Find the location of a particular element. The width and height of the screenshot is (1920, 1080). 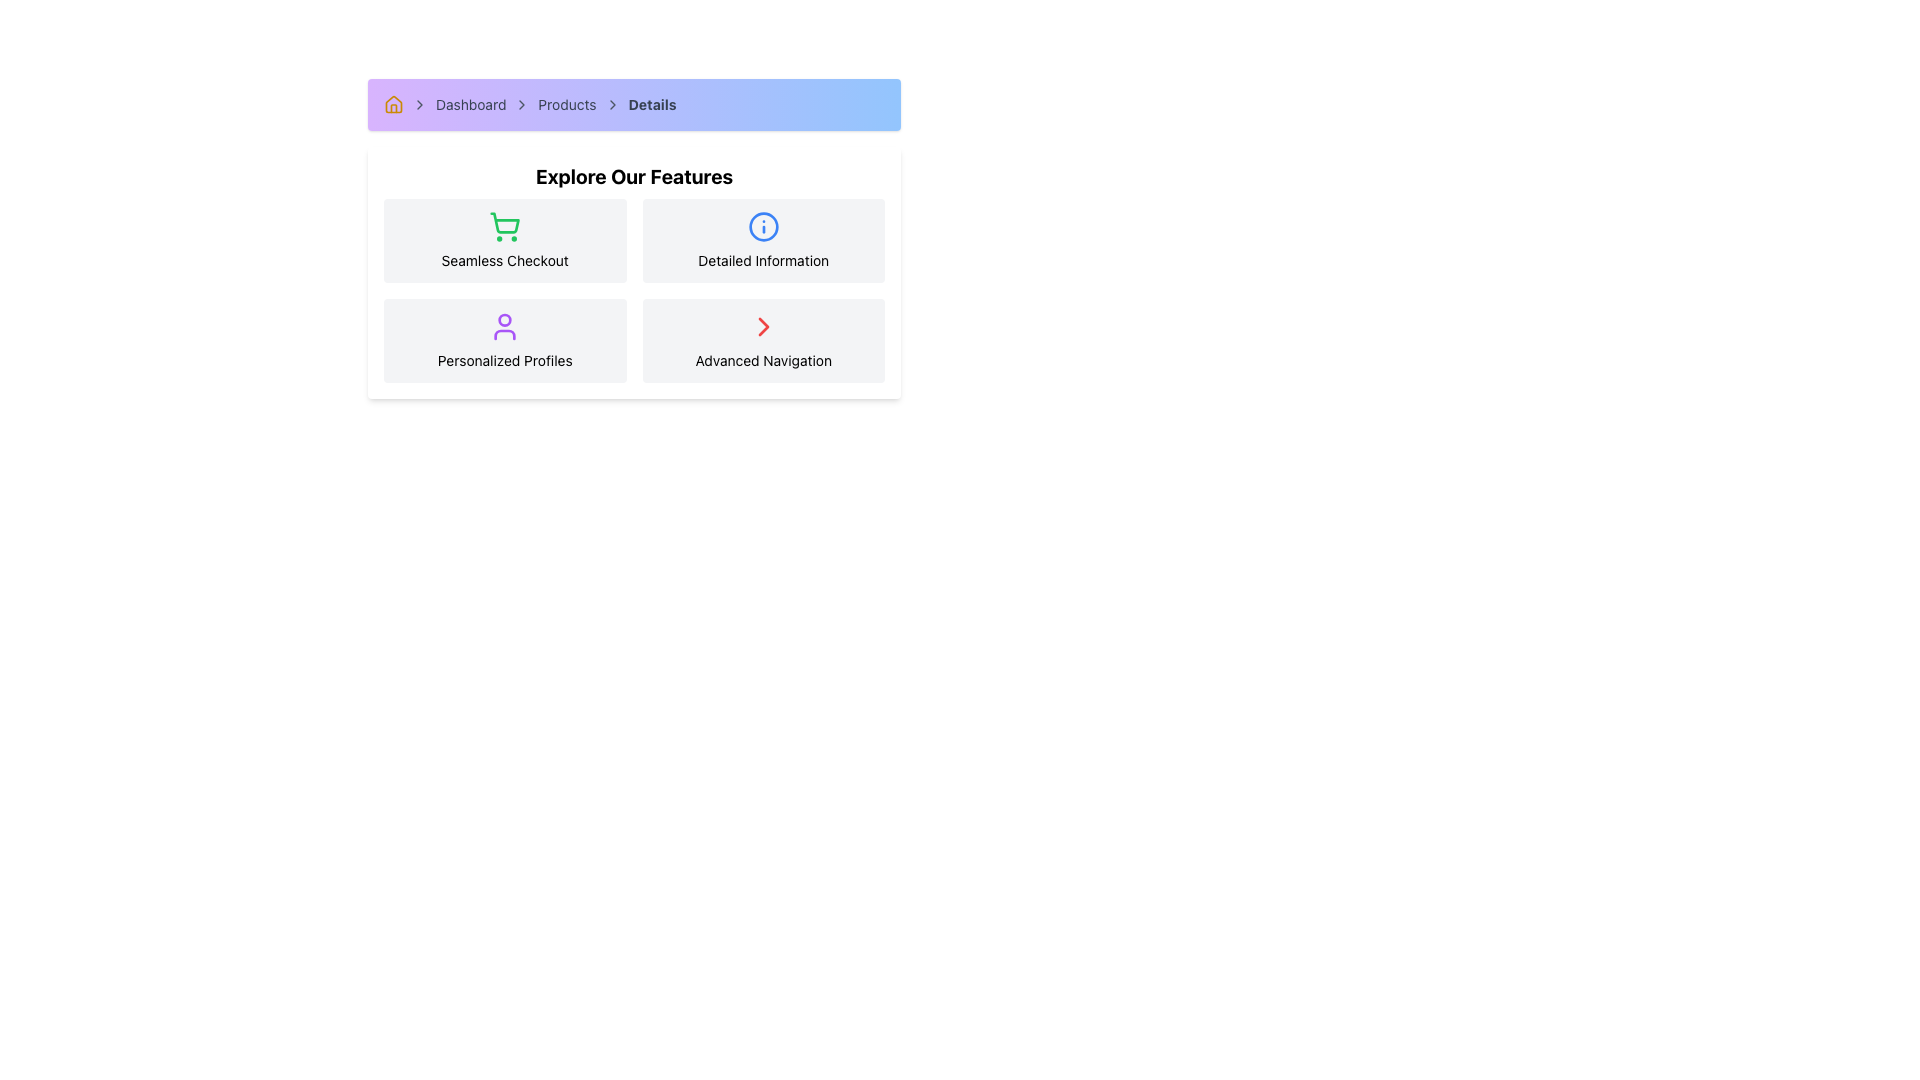

the second informational card is located at coordinates (633, 218).